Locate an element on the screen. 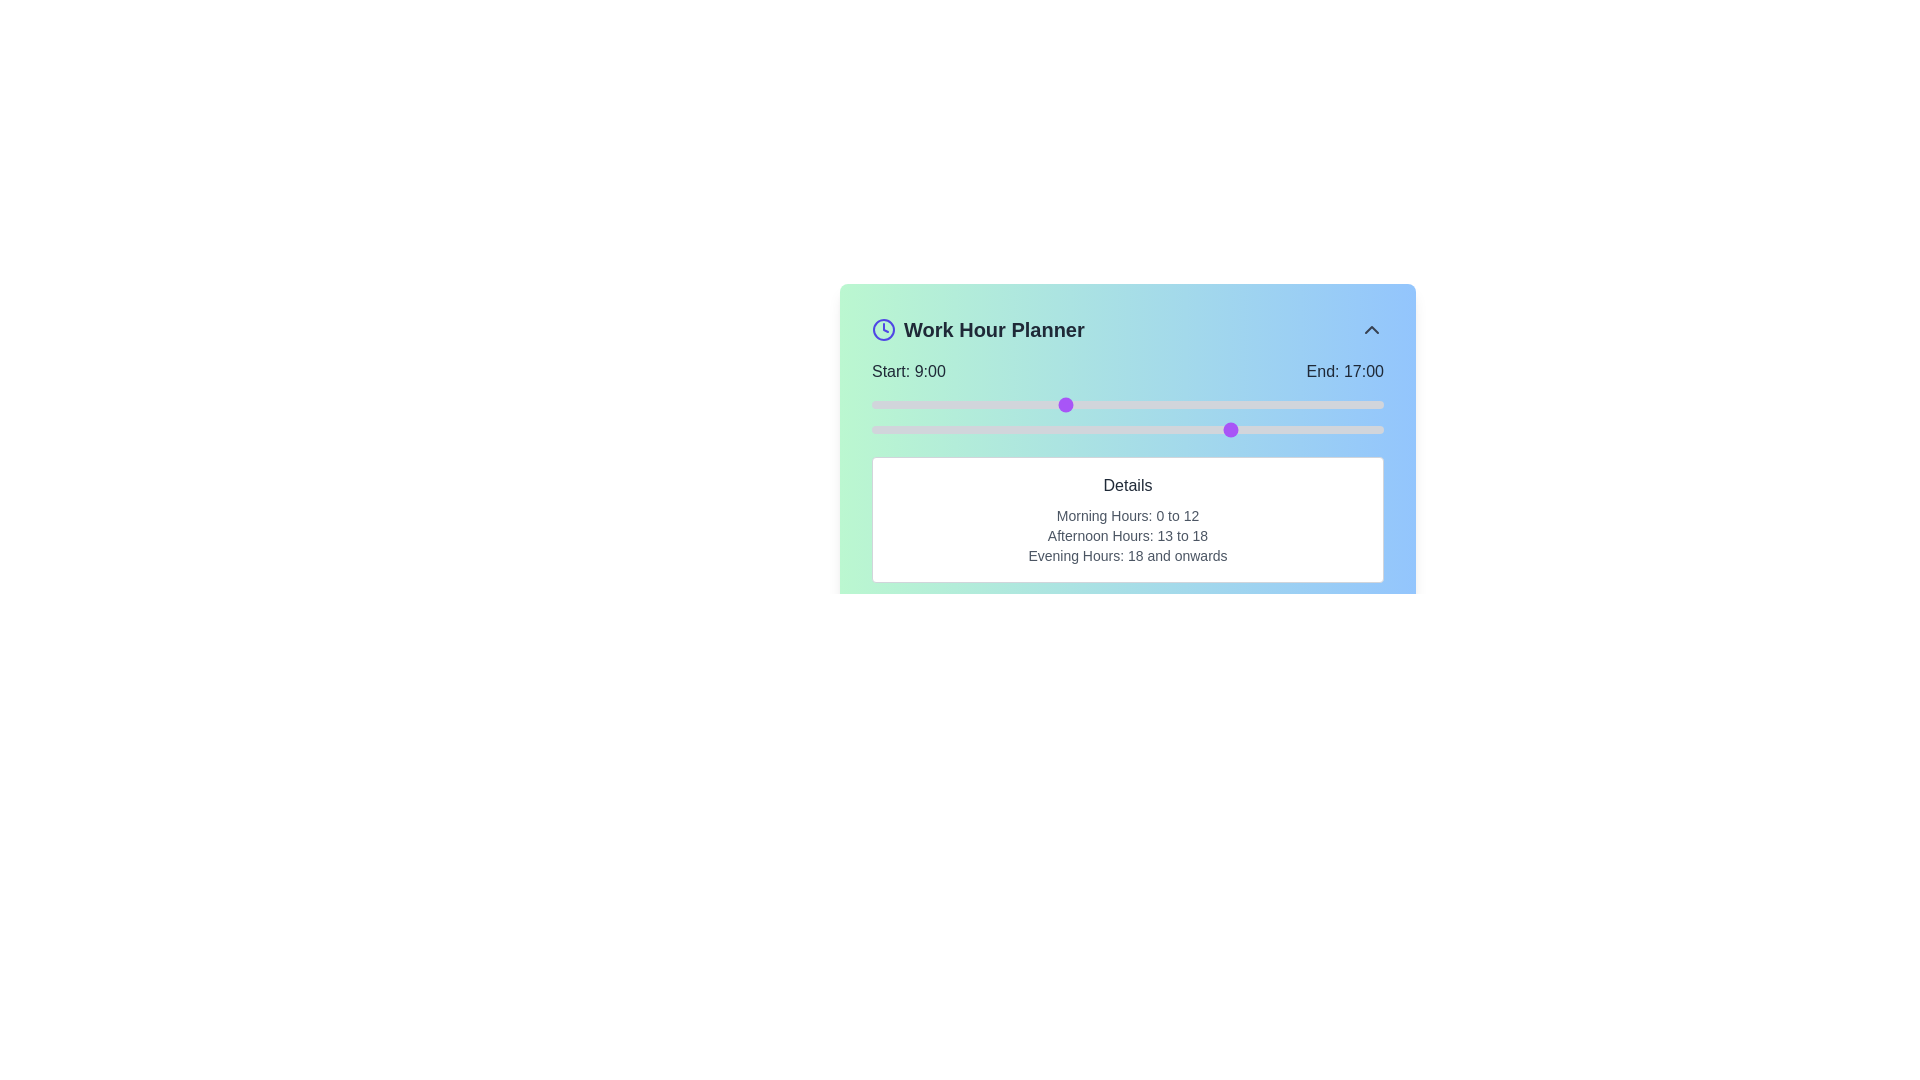 This screenshot has height=1080, width=1920. the end time slider to 6 hours is located at coordinates (999, 428).